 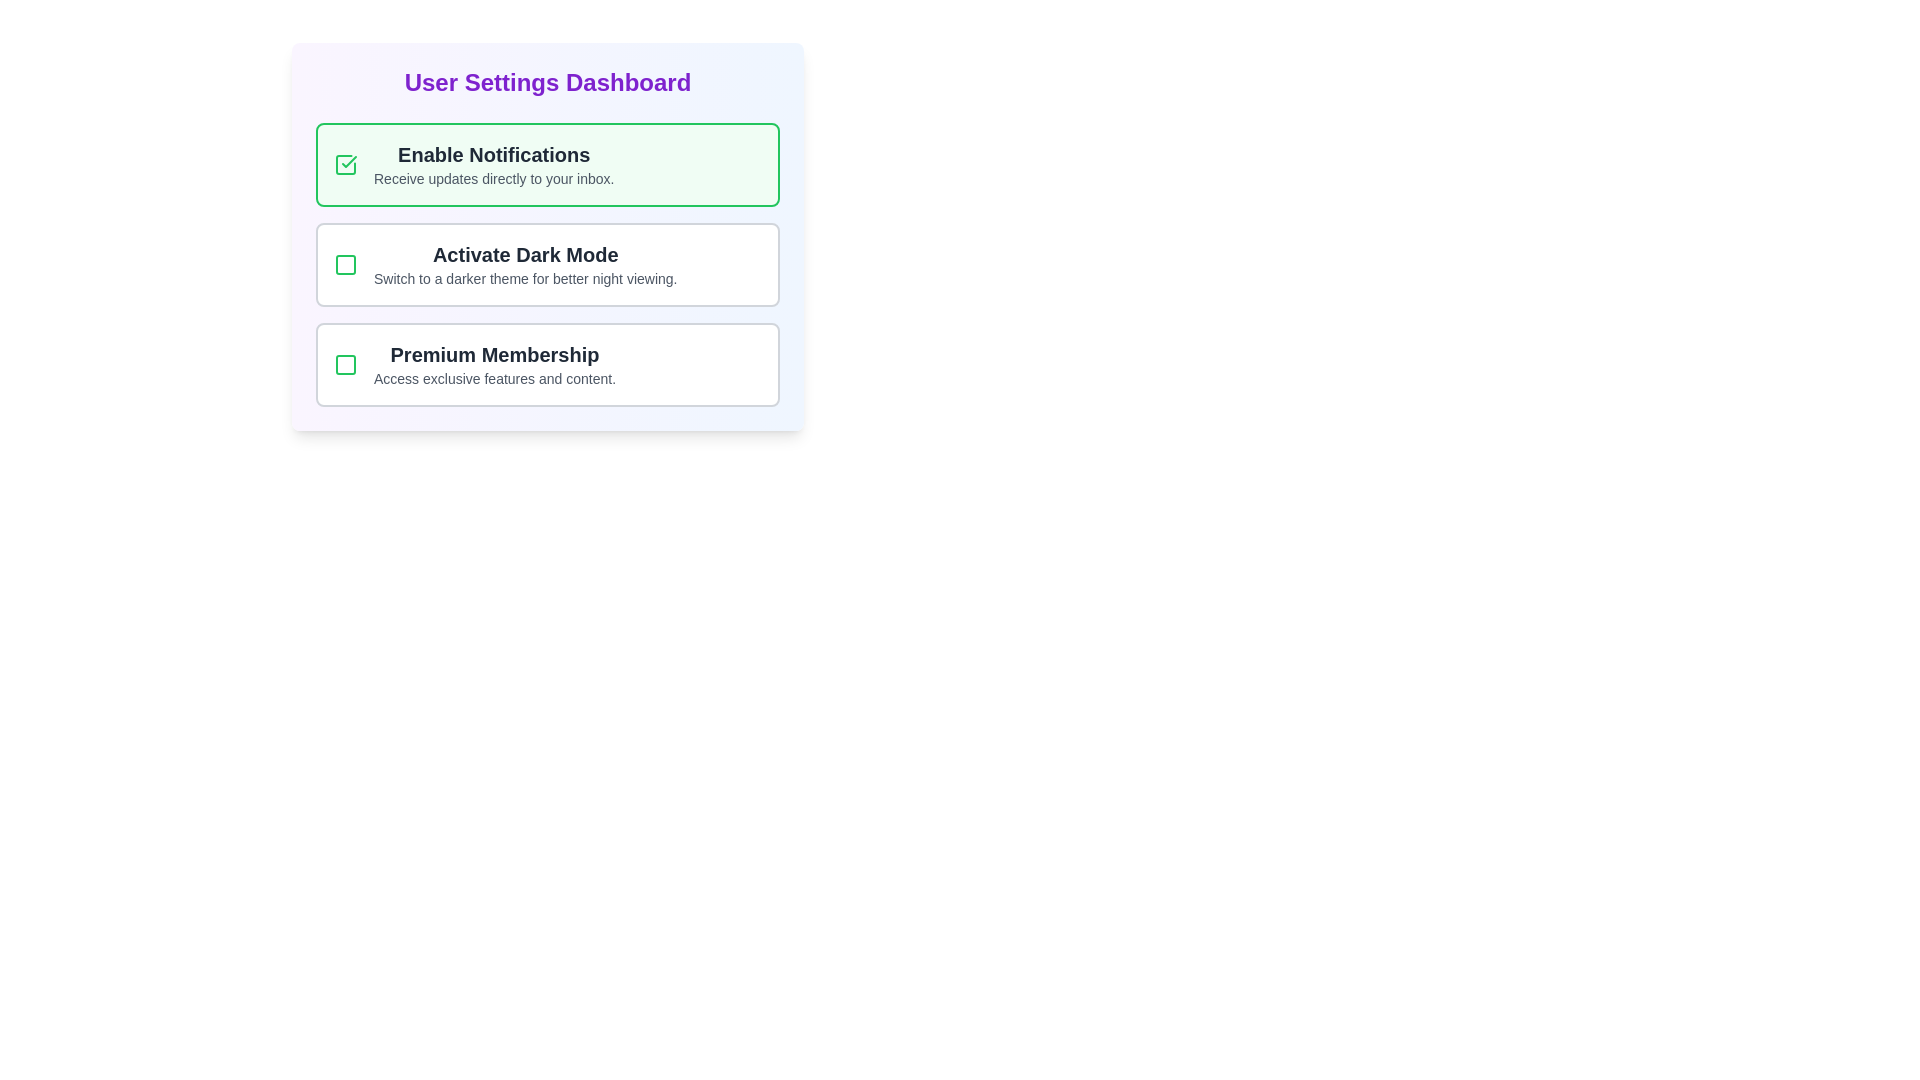 I want to click on descriptive text of the selectable panel with a checkbox that allows users to toggle dark mode, positioned in the User Settings Dashboard below 'Enable Notifications', so click(x=547, y=264).